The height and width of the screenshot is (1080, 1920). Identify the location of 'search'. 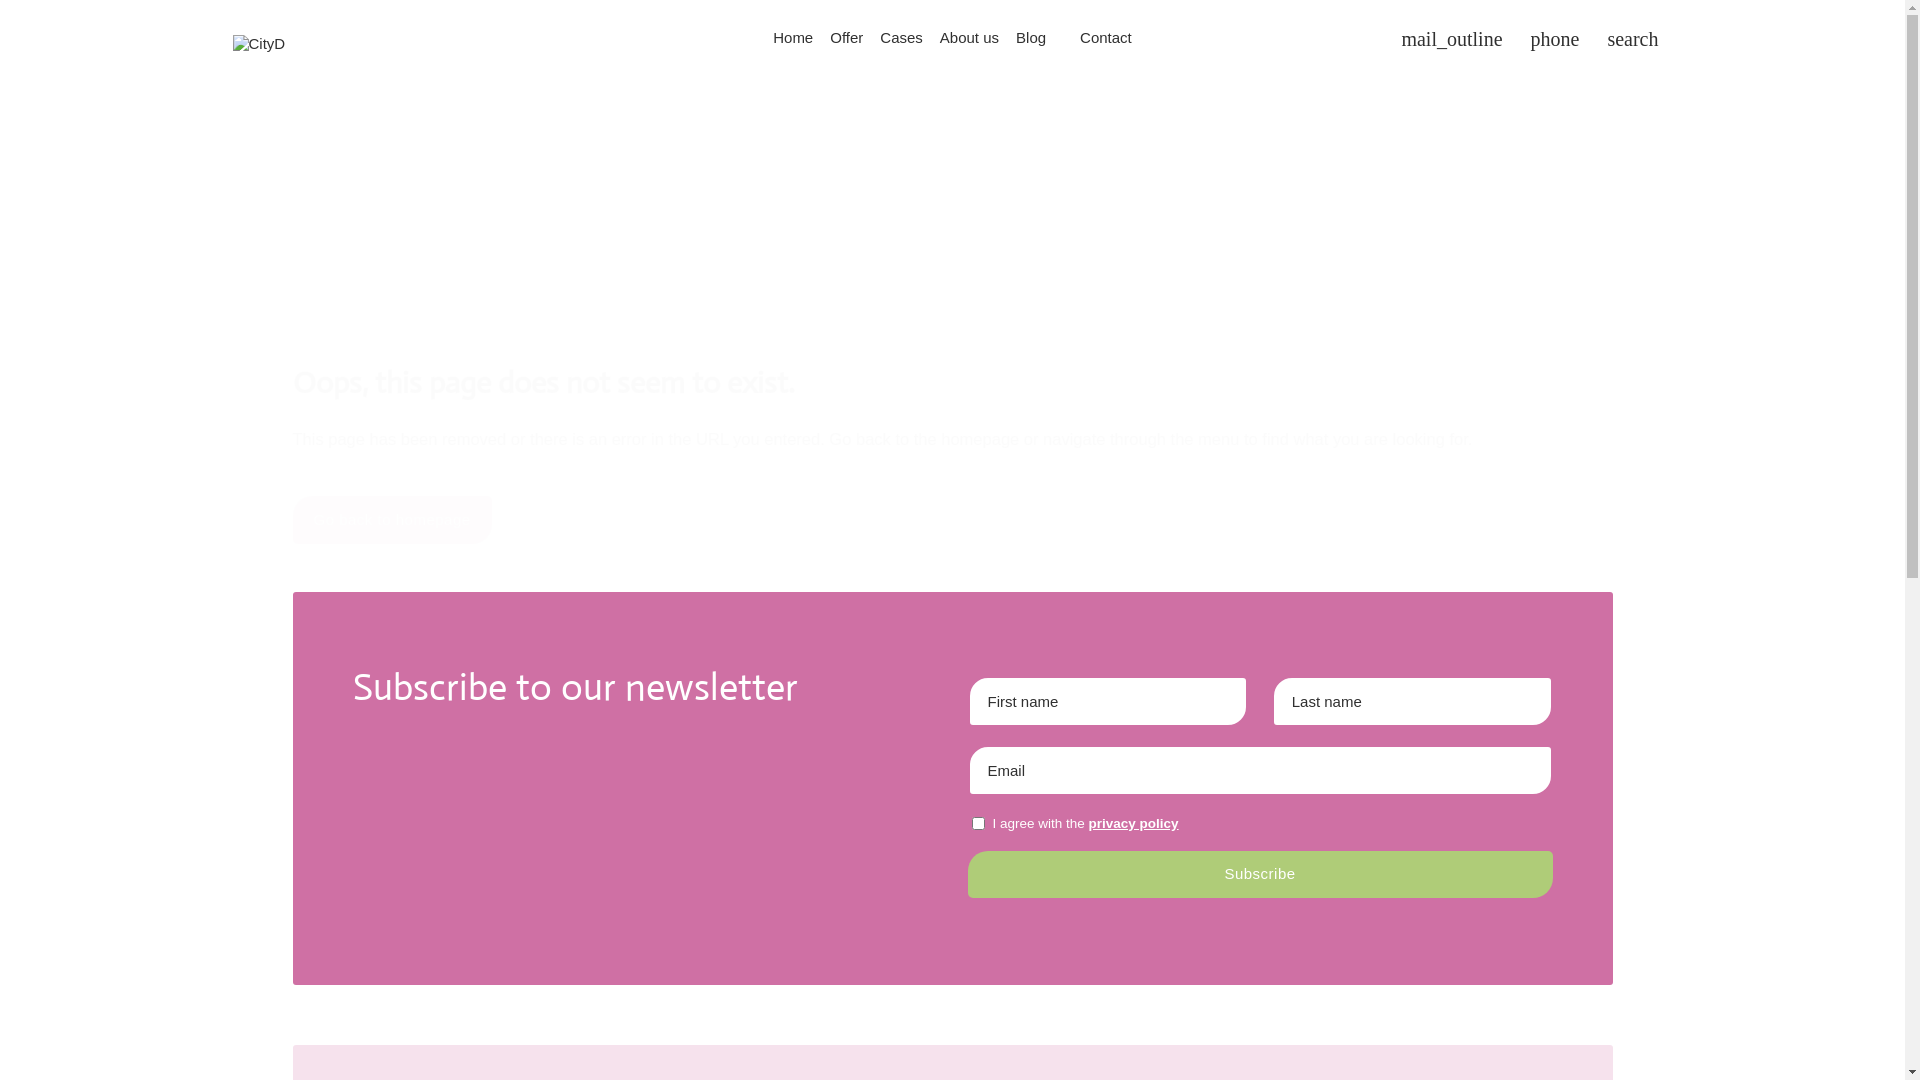
(1632, 38).